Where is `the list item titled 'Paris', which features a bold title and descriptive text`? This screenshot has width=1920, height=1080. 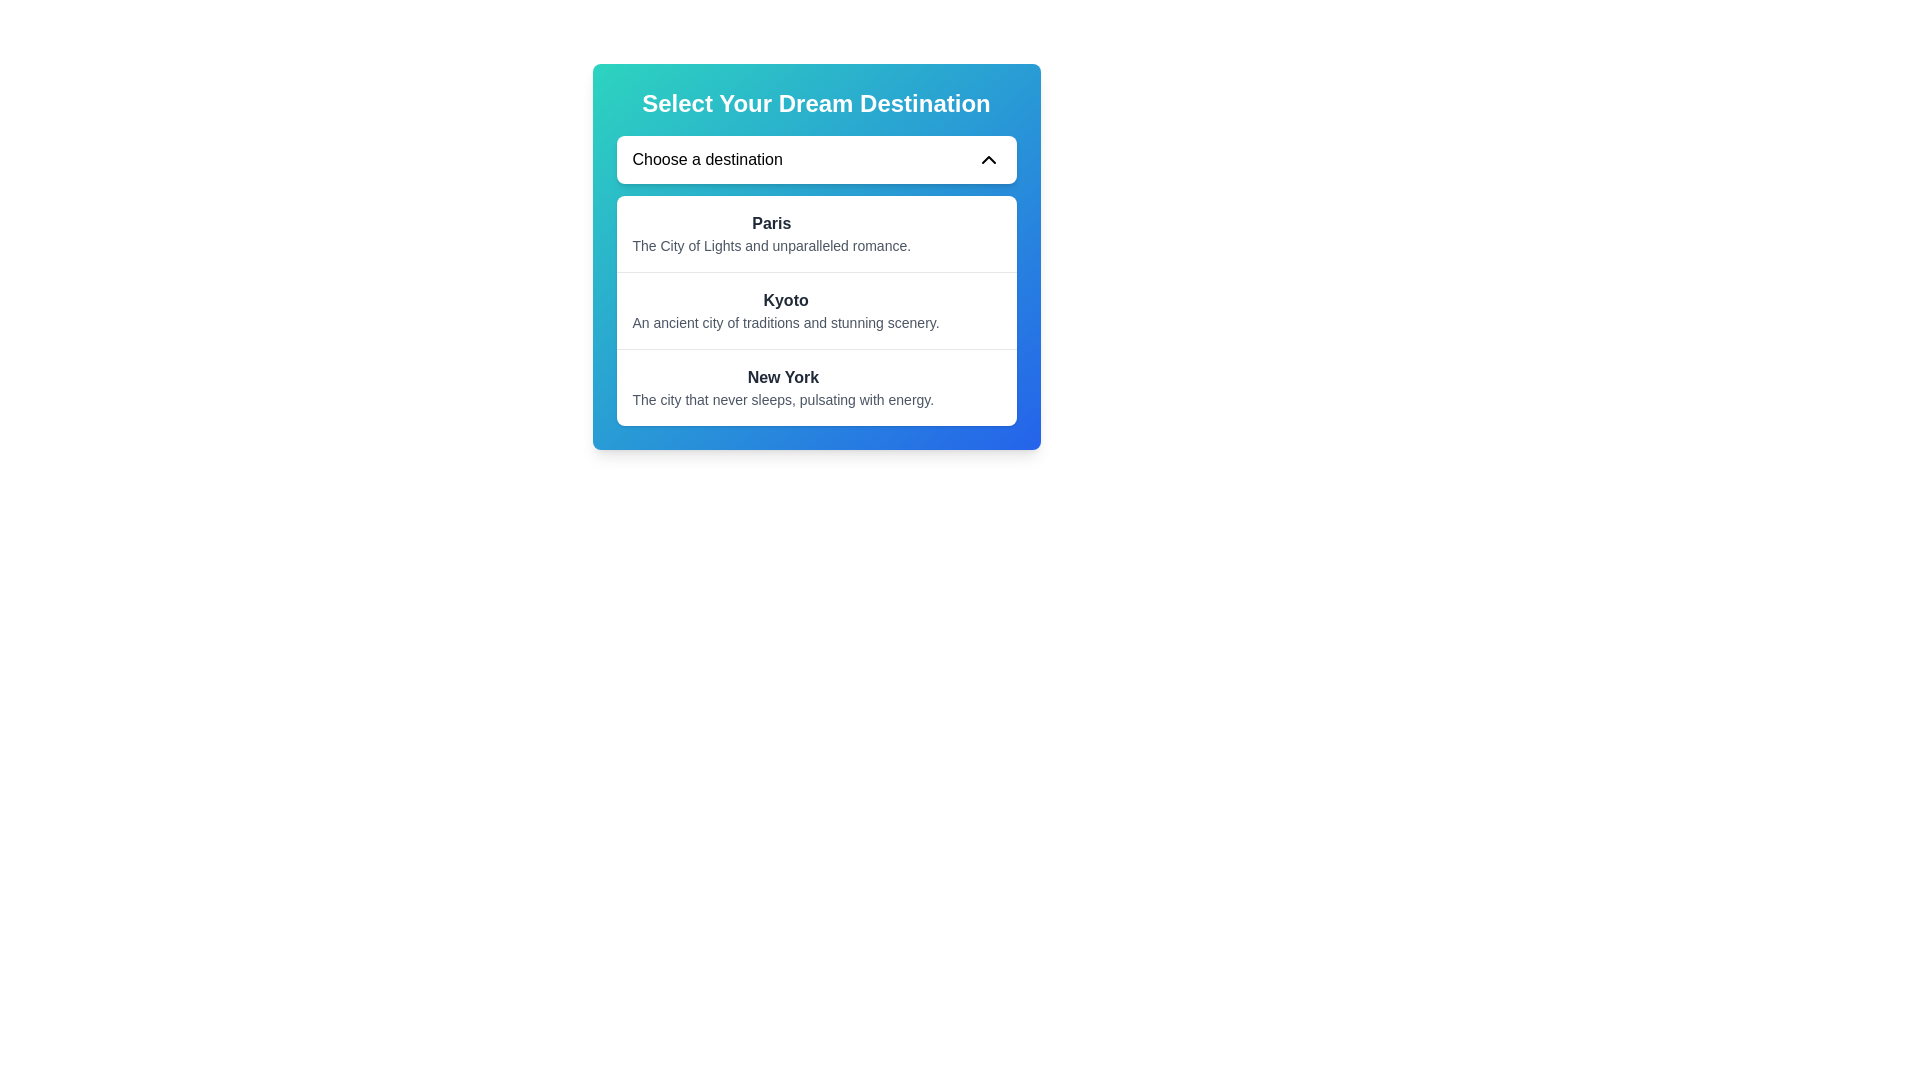 the list item titled 'Paris', which features a bold title and descriptive text is located at coordinates (816, 233).